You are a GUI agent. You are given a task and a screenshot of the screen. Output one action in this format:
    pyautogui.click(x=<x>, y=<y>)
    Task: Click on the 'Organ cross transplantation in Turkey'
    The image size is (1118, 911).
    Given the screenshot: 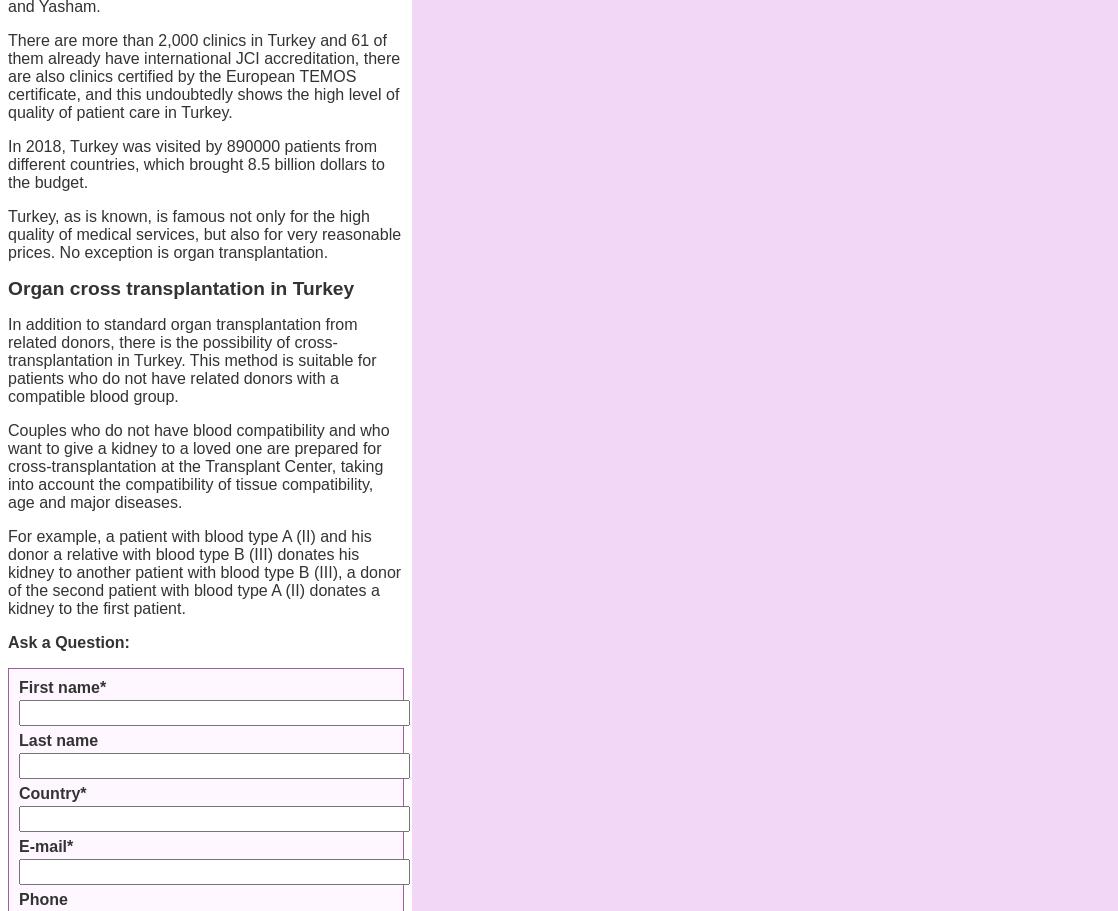 What is the action you would take?
    pyautogui.click(x=8, y=288)
    